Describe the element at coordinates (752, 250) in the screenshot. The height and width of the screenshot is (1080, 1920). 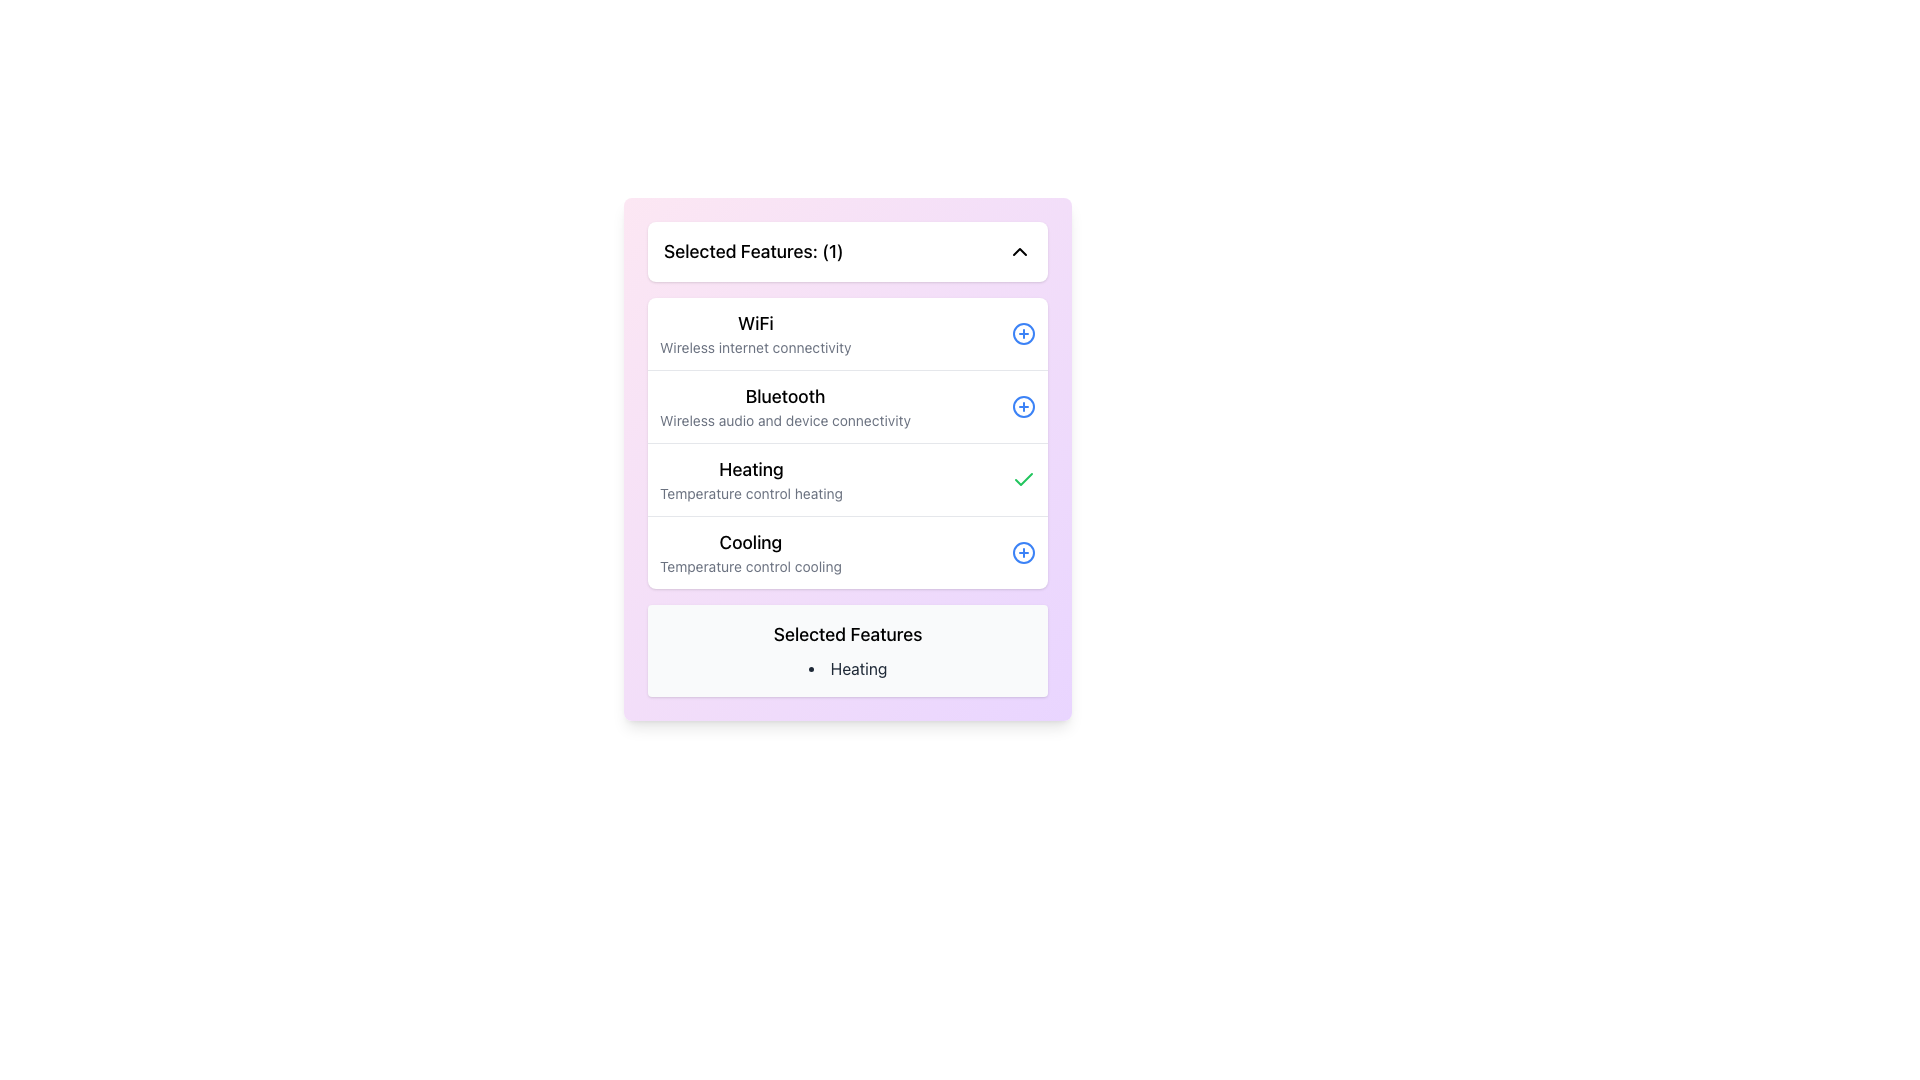
I see `the text label displaying 'Selected Features: (1)' which is located at the top of the selection panel, positioned directly left of a dropdown arrow icon` at that location.